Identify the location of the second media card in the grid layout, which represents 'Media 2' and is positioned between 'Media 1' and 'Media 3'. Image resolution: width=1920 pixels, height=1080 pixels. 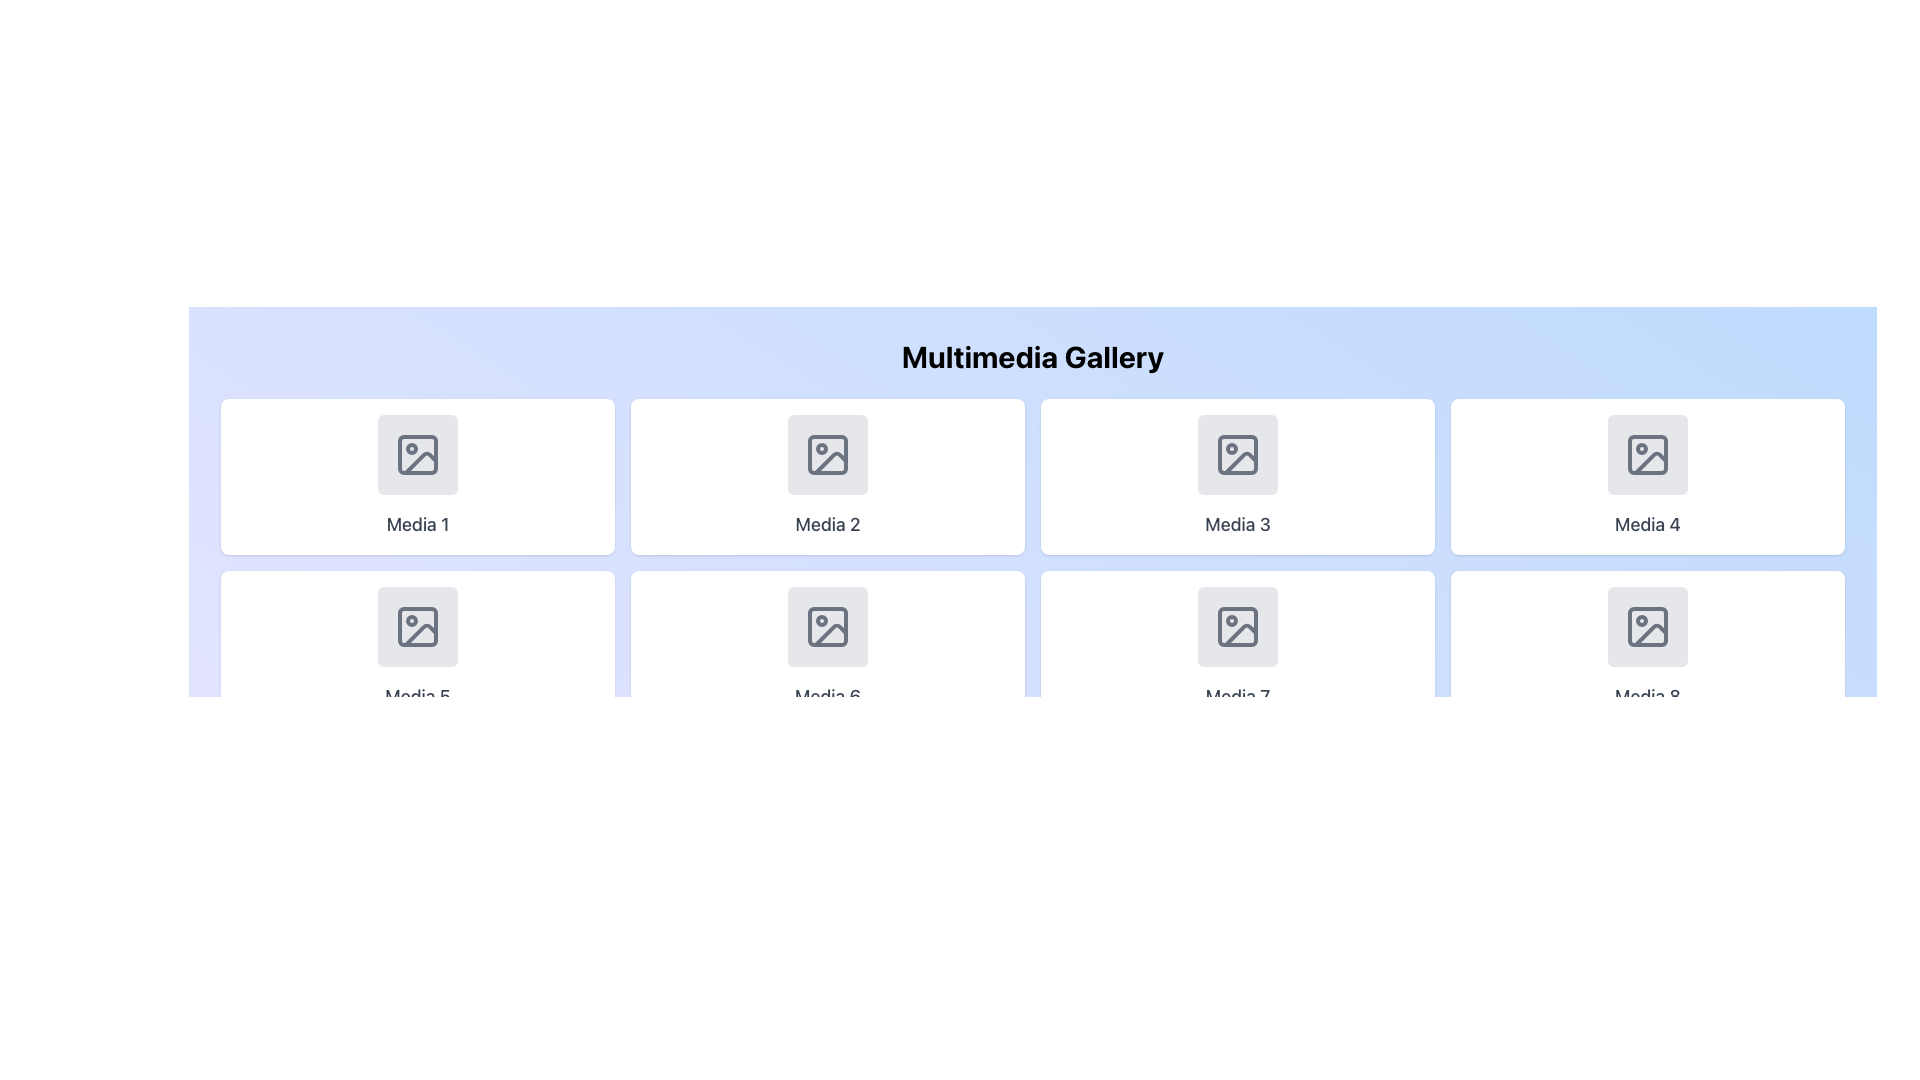
(828, 477).